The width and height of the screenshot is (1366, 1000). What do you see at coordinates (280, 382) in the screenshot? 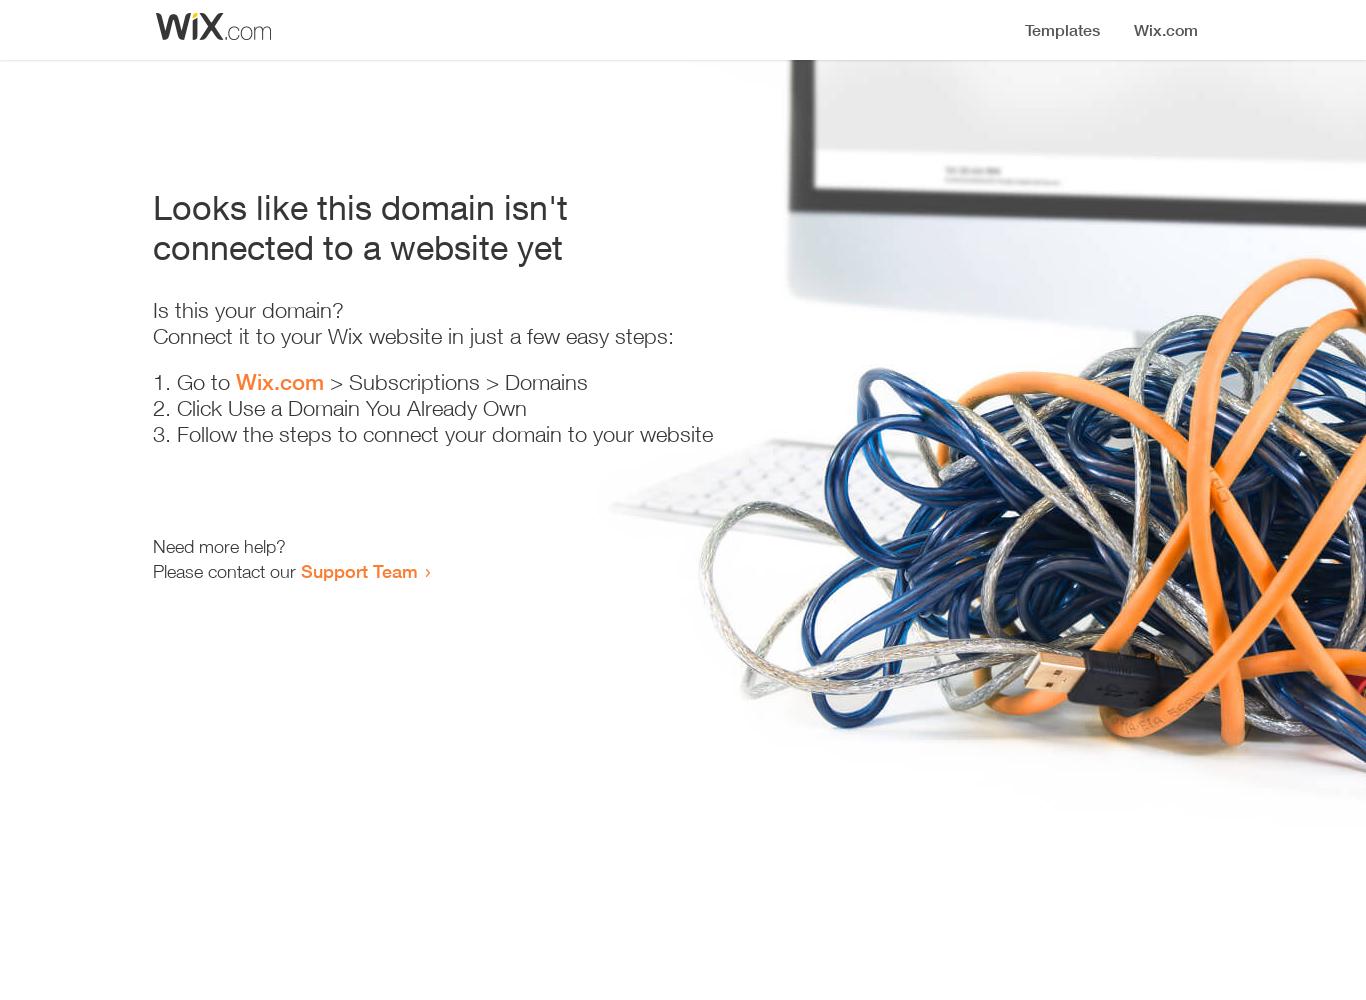
I see `'Wix.com'` at bounding box center [280, 382].